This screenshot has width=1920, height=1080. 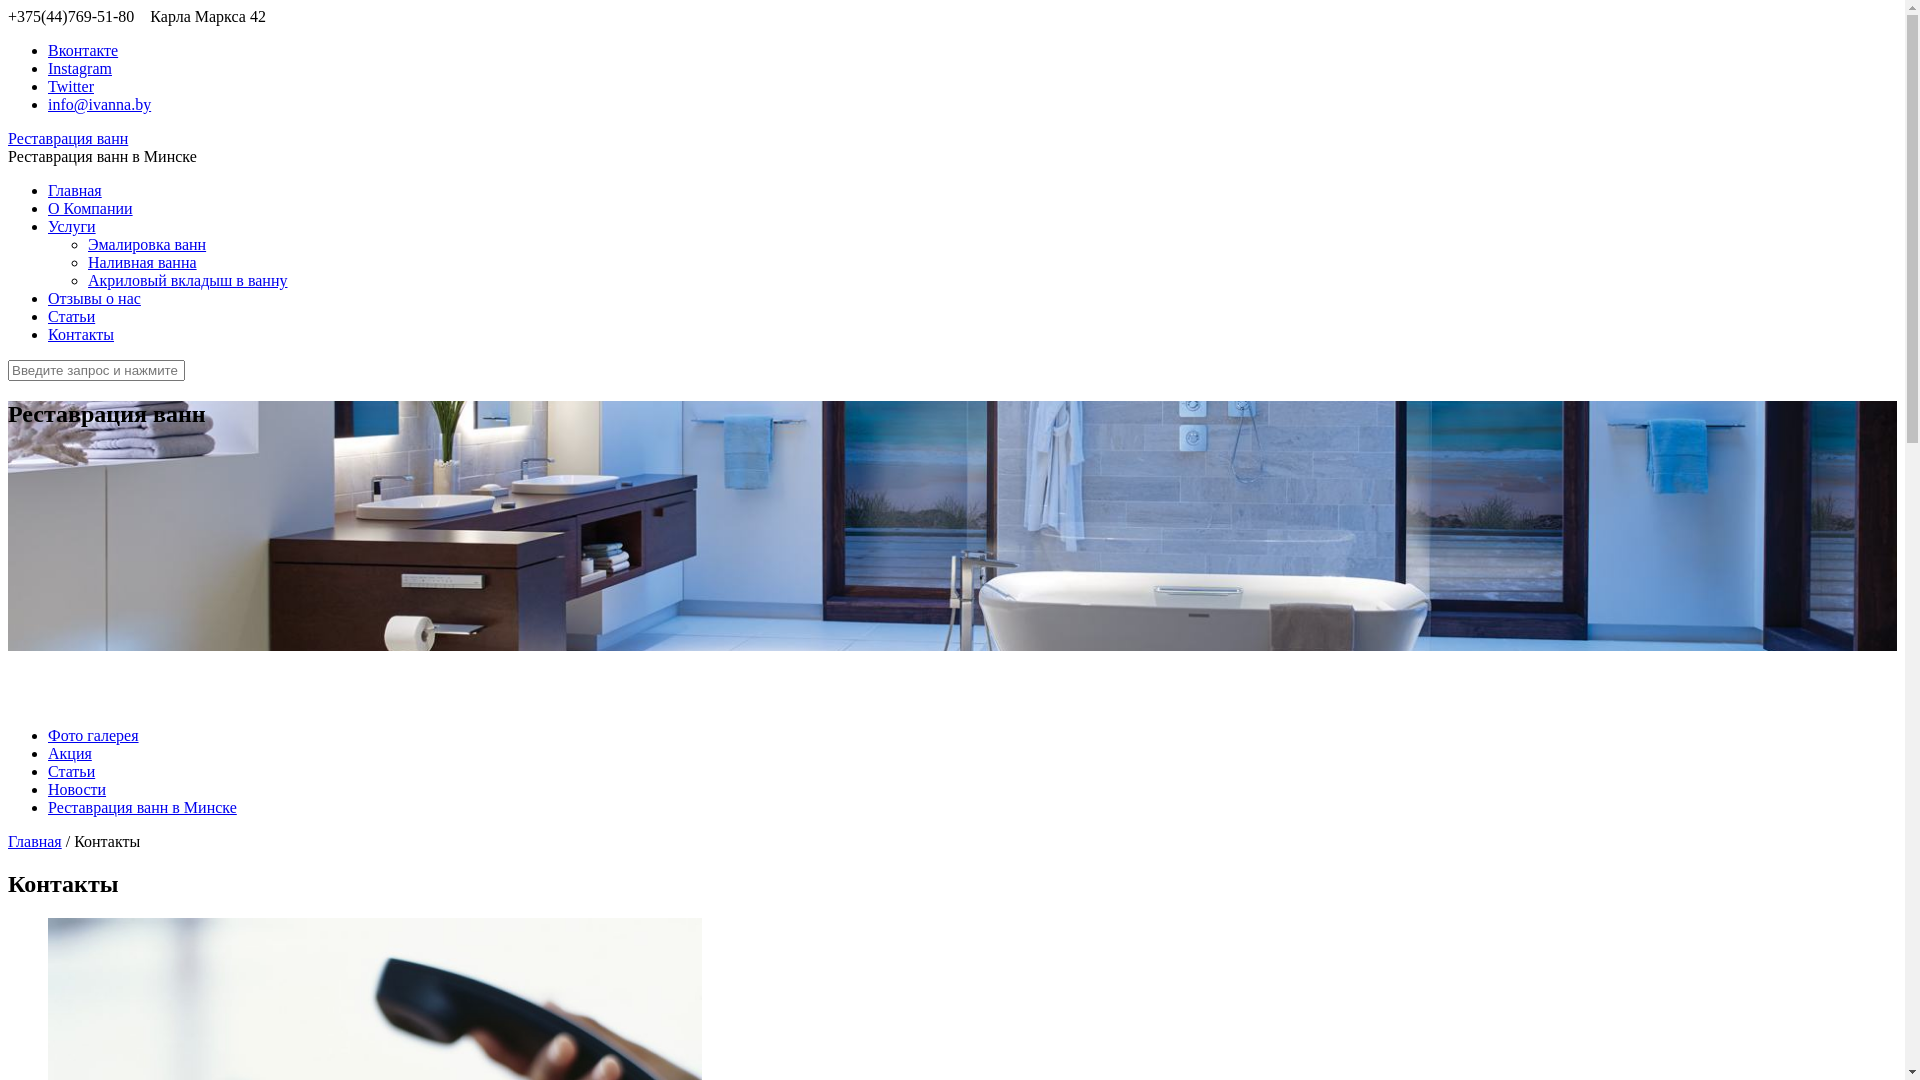 What do you see at coordinates (71, 85) in the screenshot?
I see `'Twitter'` at bounding box center [71, 85].